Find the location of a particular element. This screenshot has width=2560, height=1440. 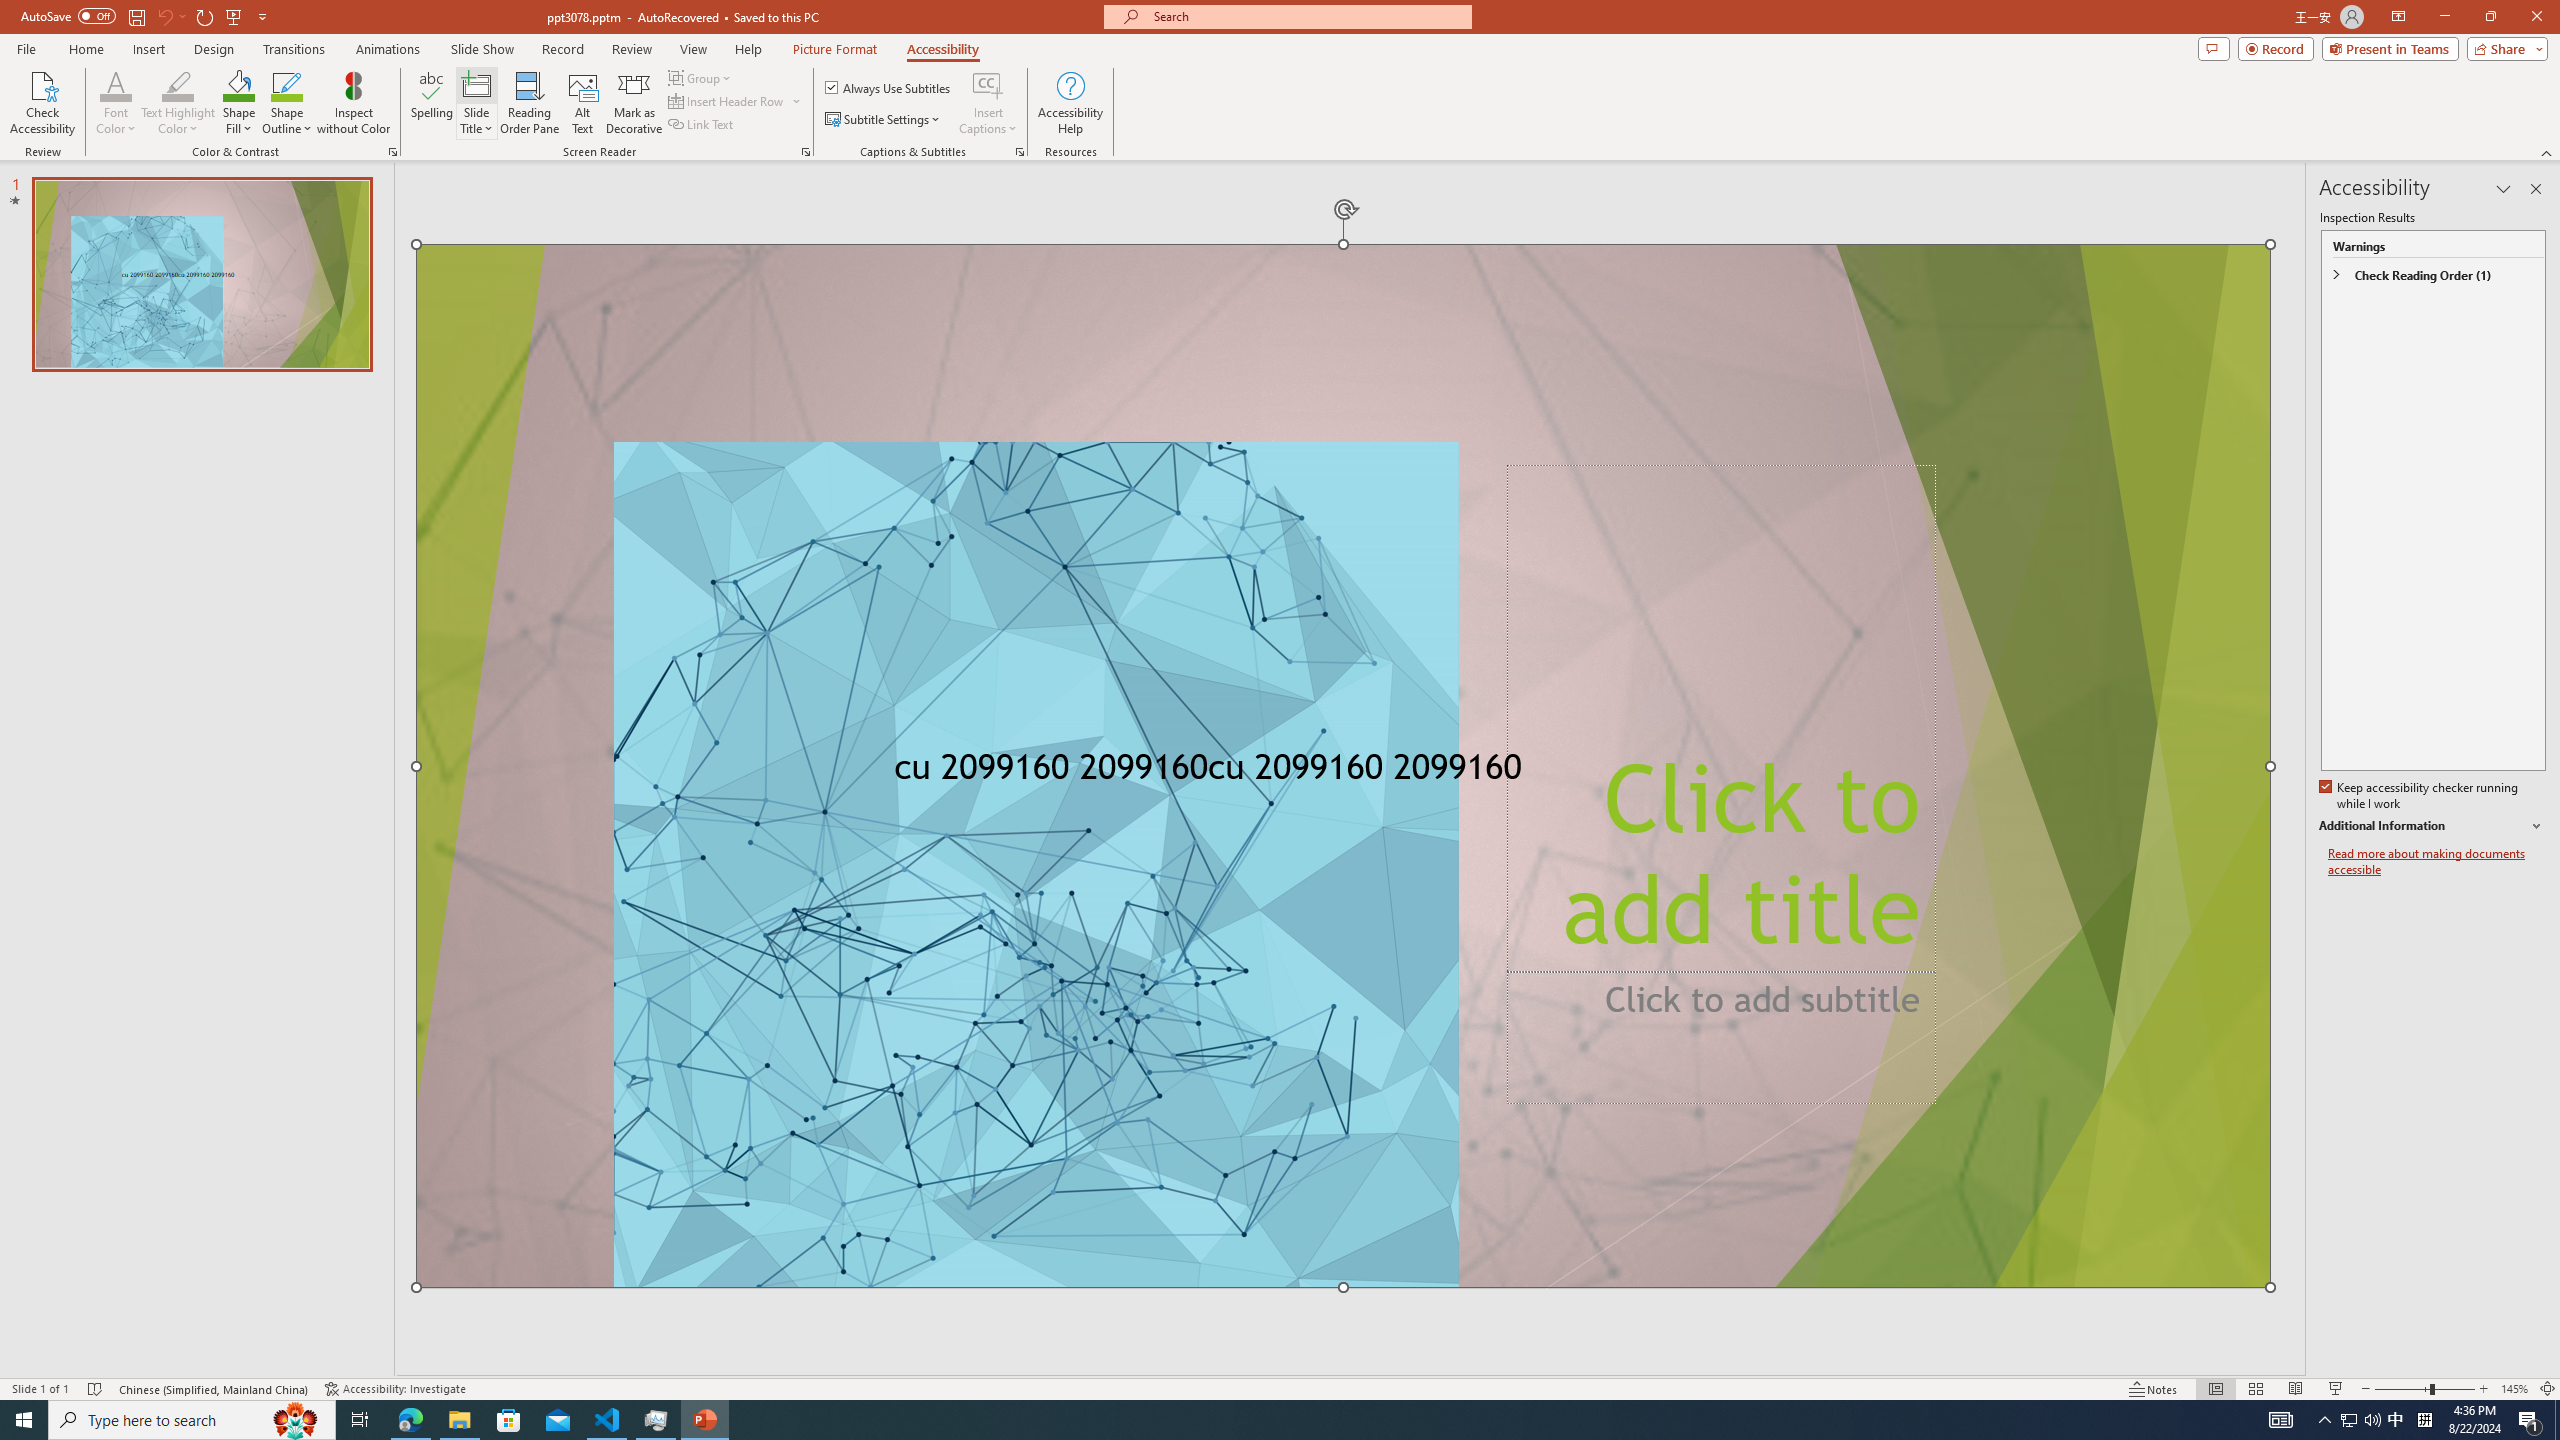

'Always Use Subtitles' is located at coordinates (888, 87).